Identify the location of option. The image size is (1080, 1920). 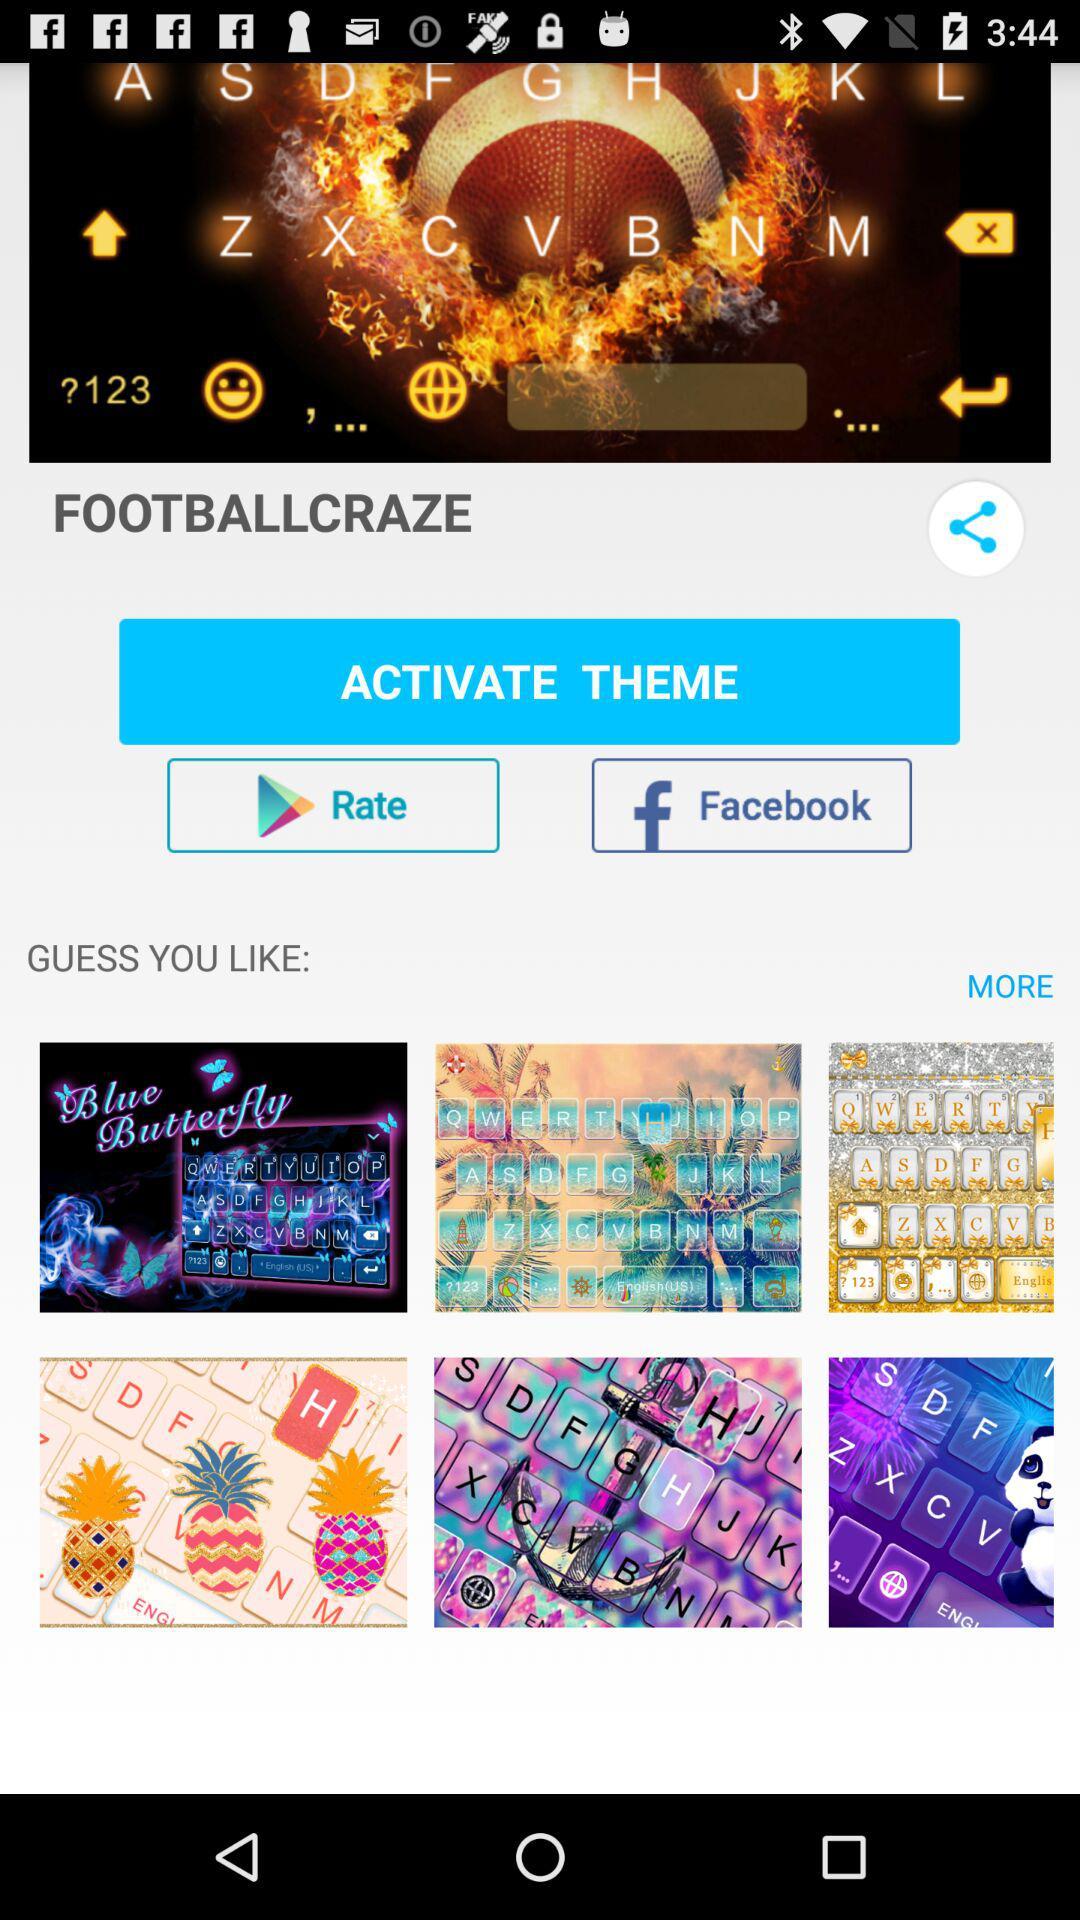
(616, 1177).